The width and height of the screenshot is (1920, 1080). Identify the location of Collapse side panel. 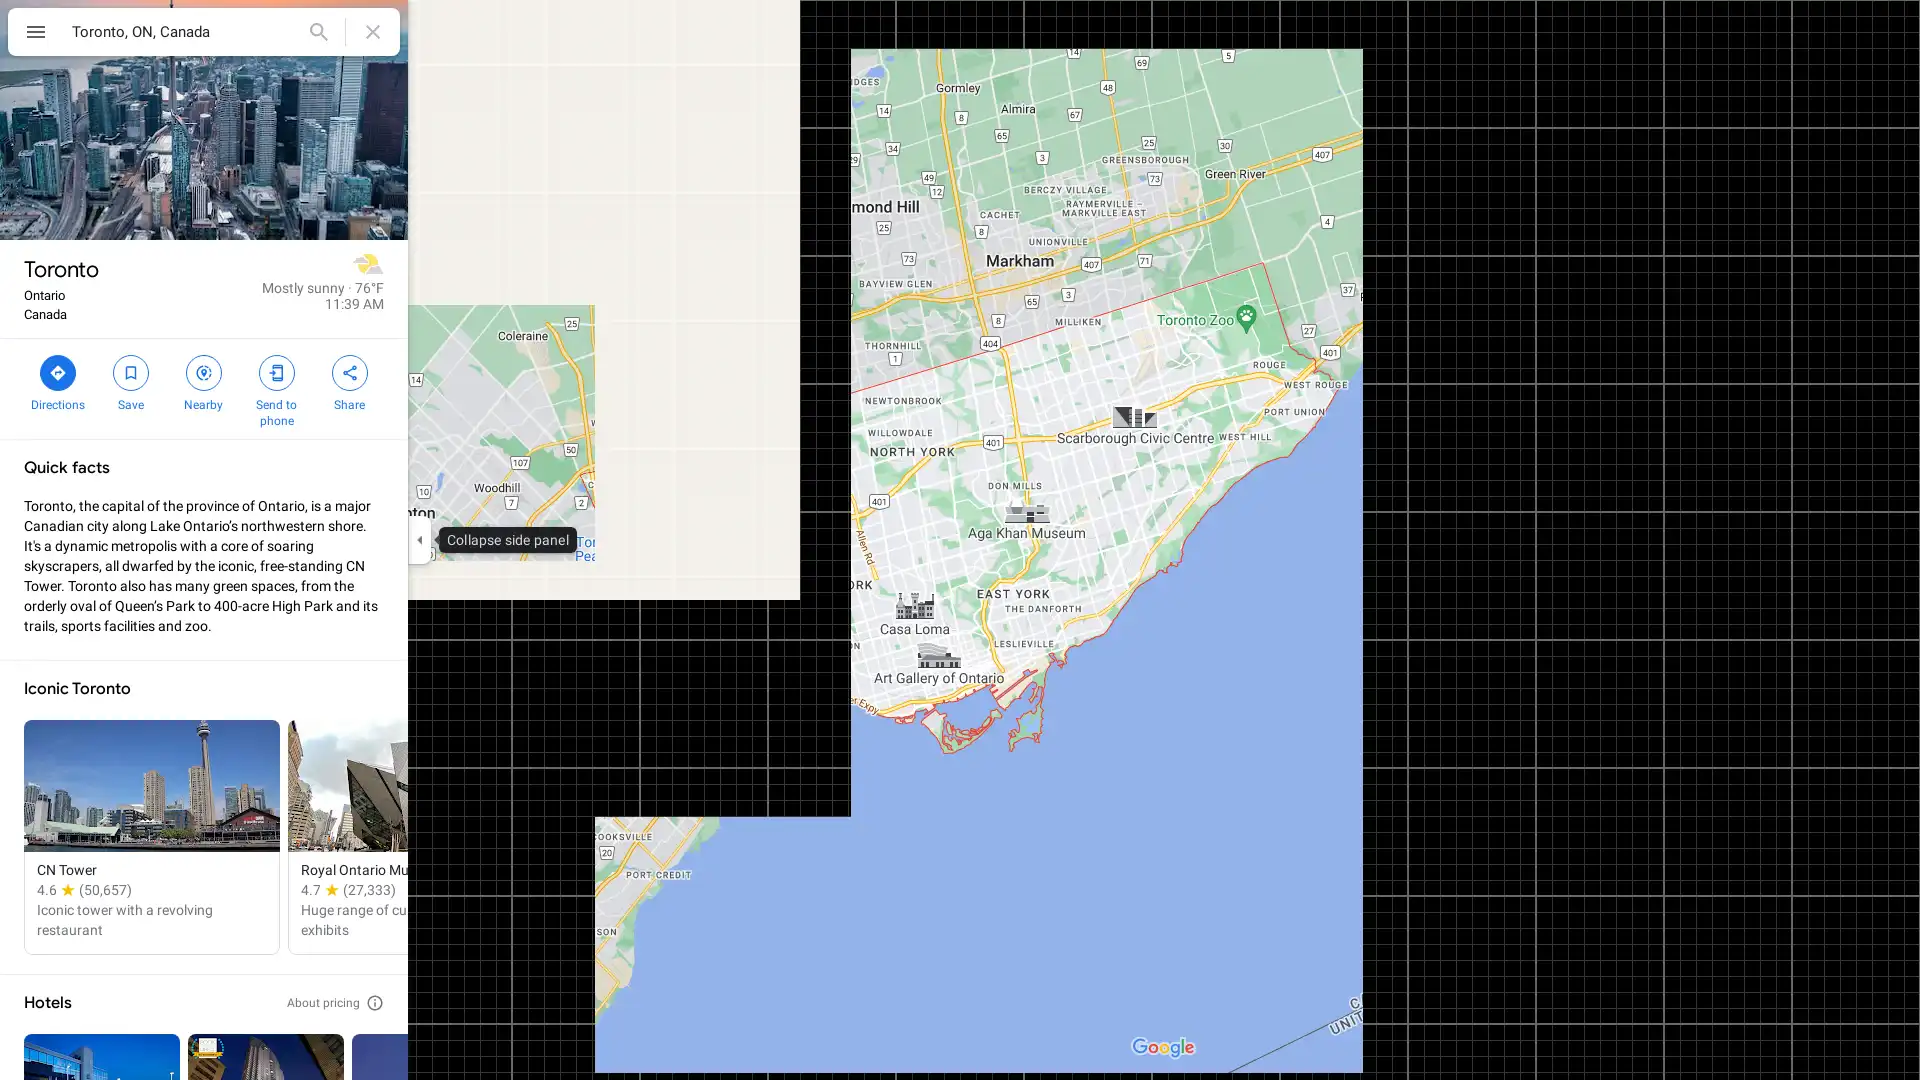
(418, 540).